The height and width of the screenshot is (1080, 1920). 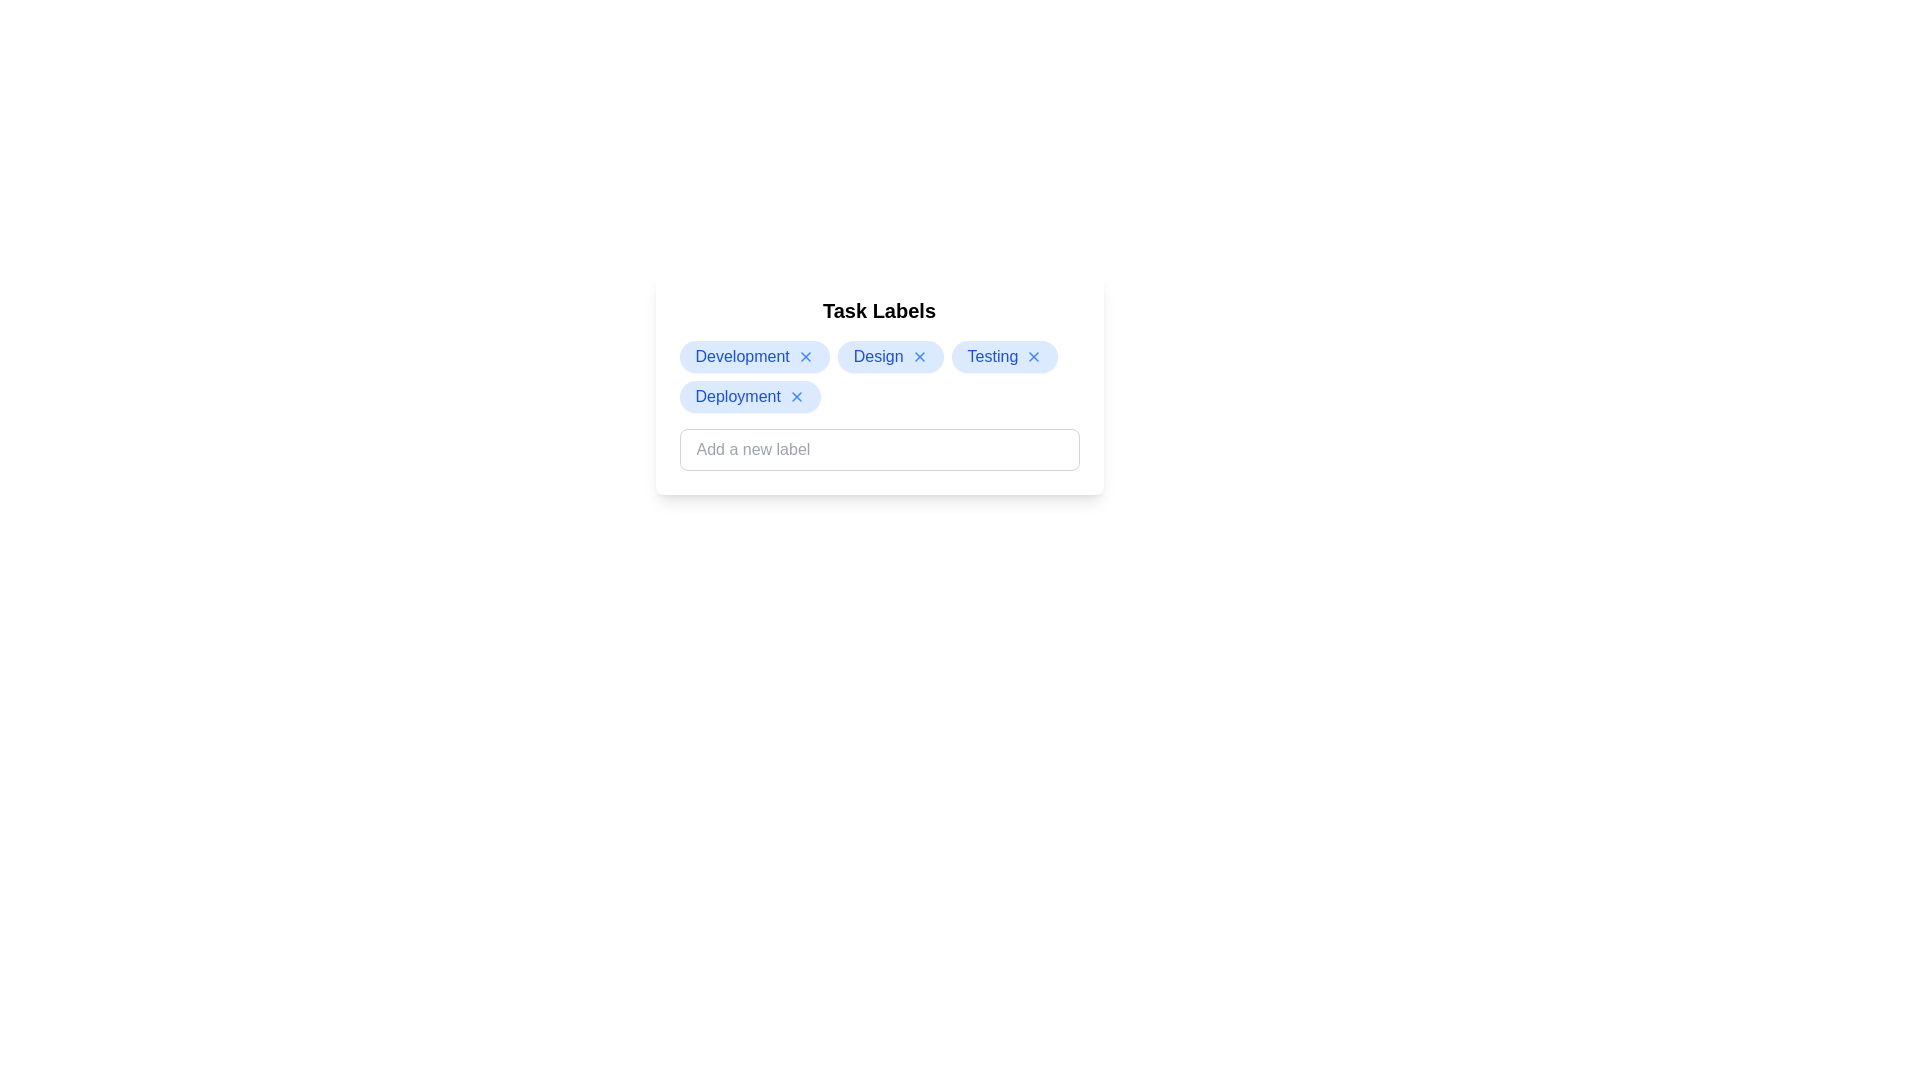 What do you see at coordinates (795, 397) in the screenshot?
I see `the blue 'X' icon button located on the right end of the 'Deployment' label` at bounding box center [795, 397].